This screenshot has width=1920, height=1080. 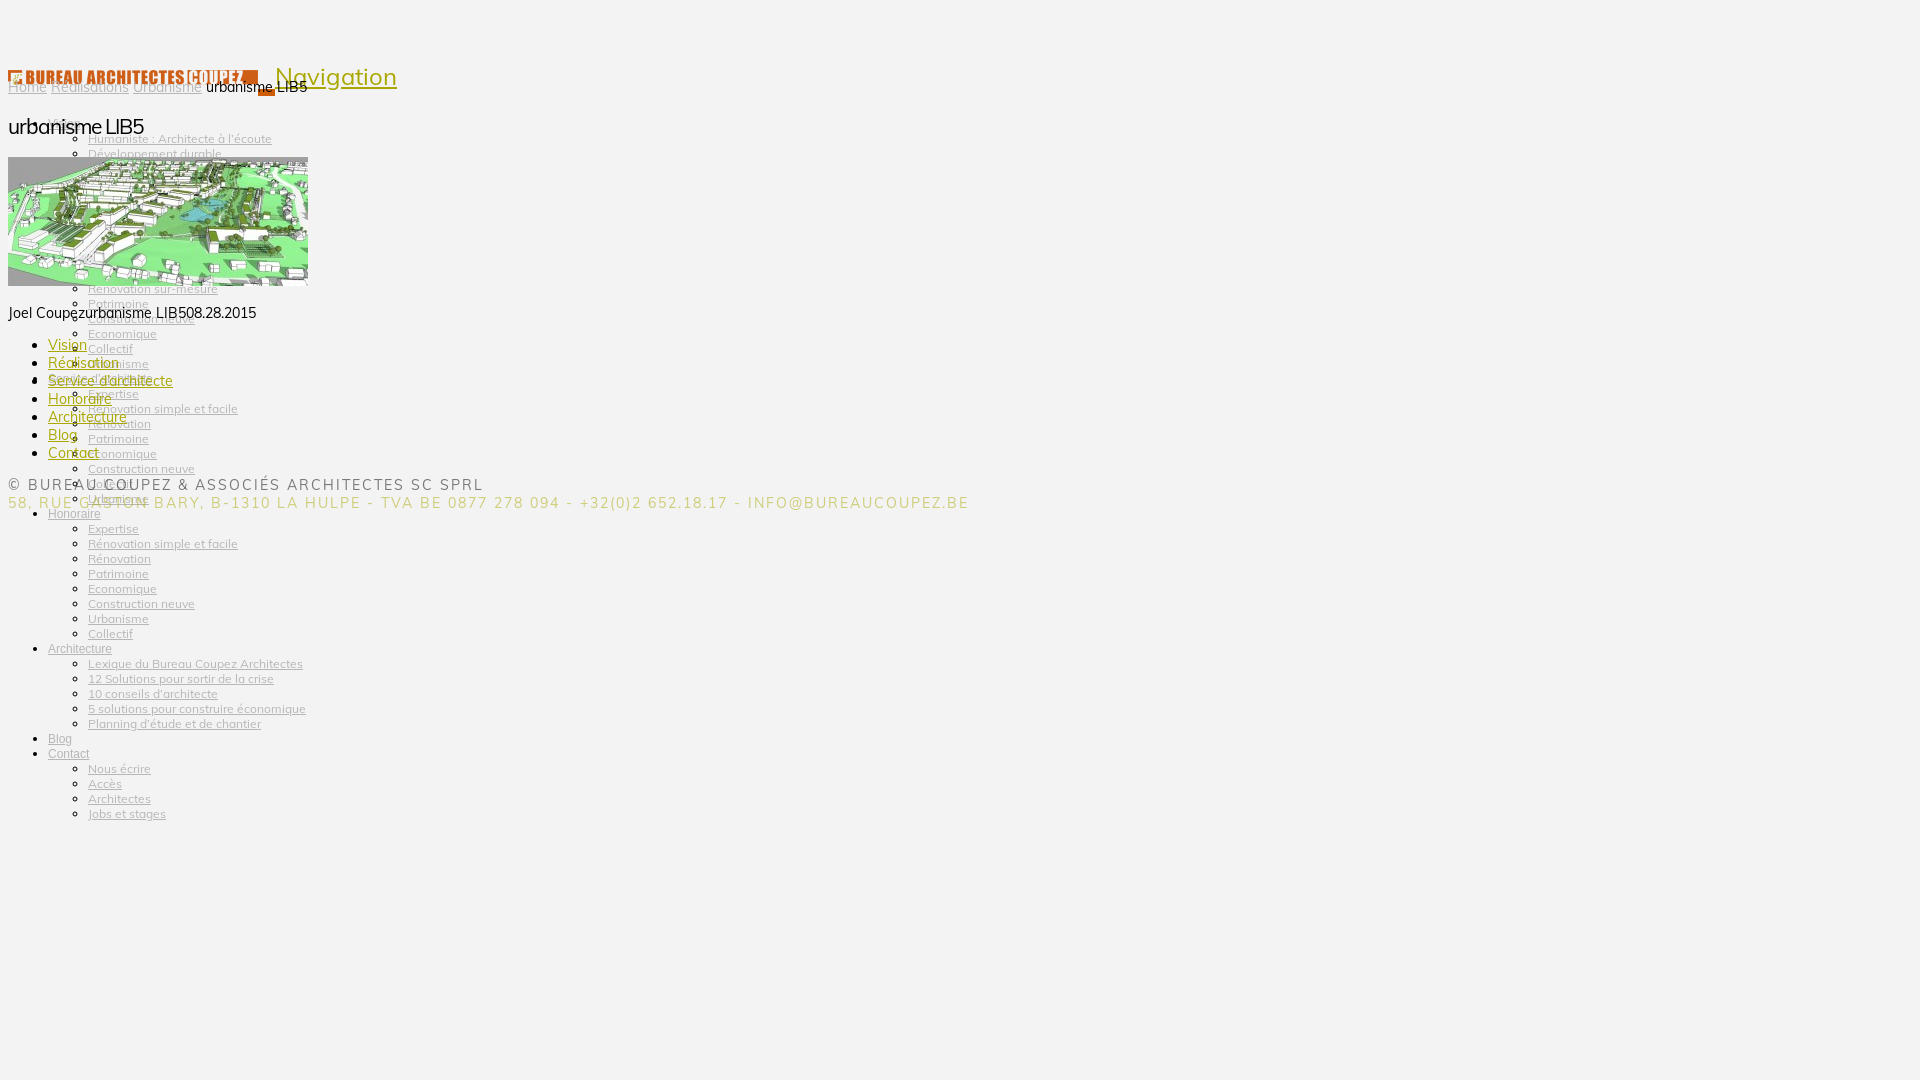 I want to click on 'Jobs et stages', so click(x=125, y=813).